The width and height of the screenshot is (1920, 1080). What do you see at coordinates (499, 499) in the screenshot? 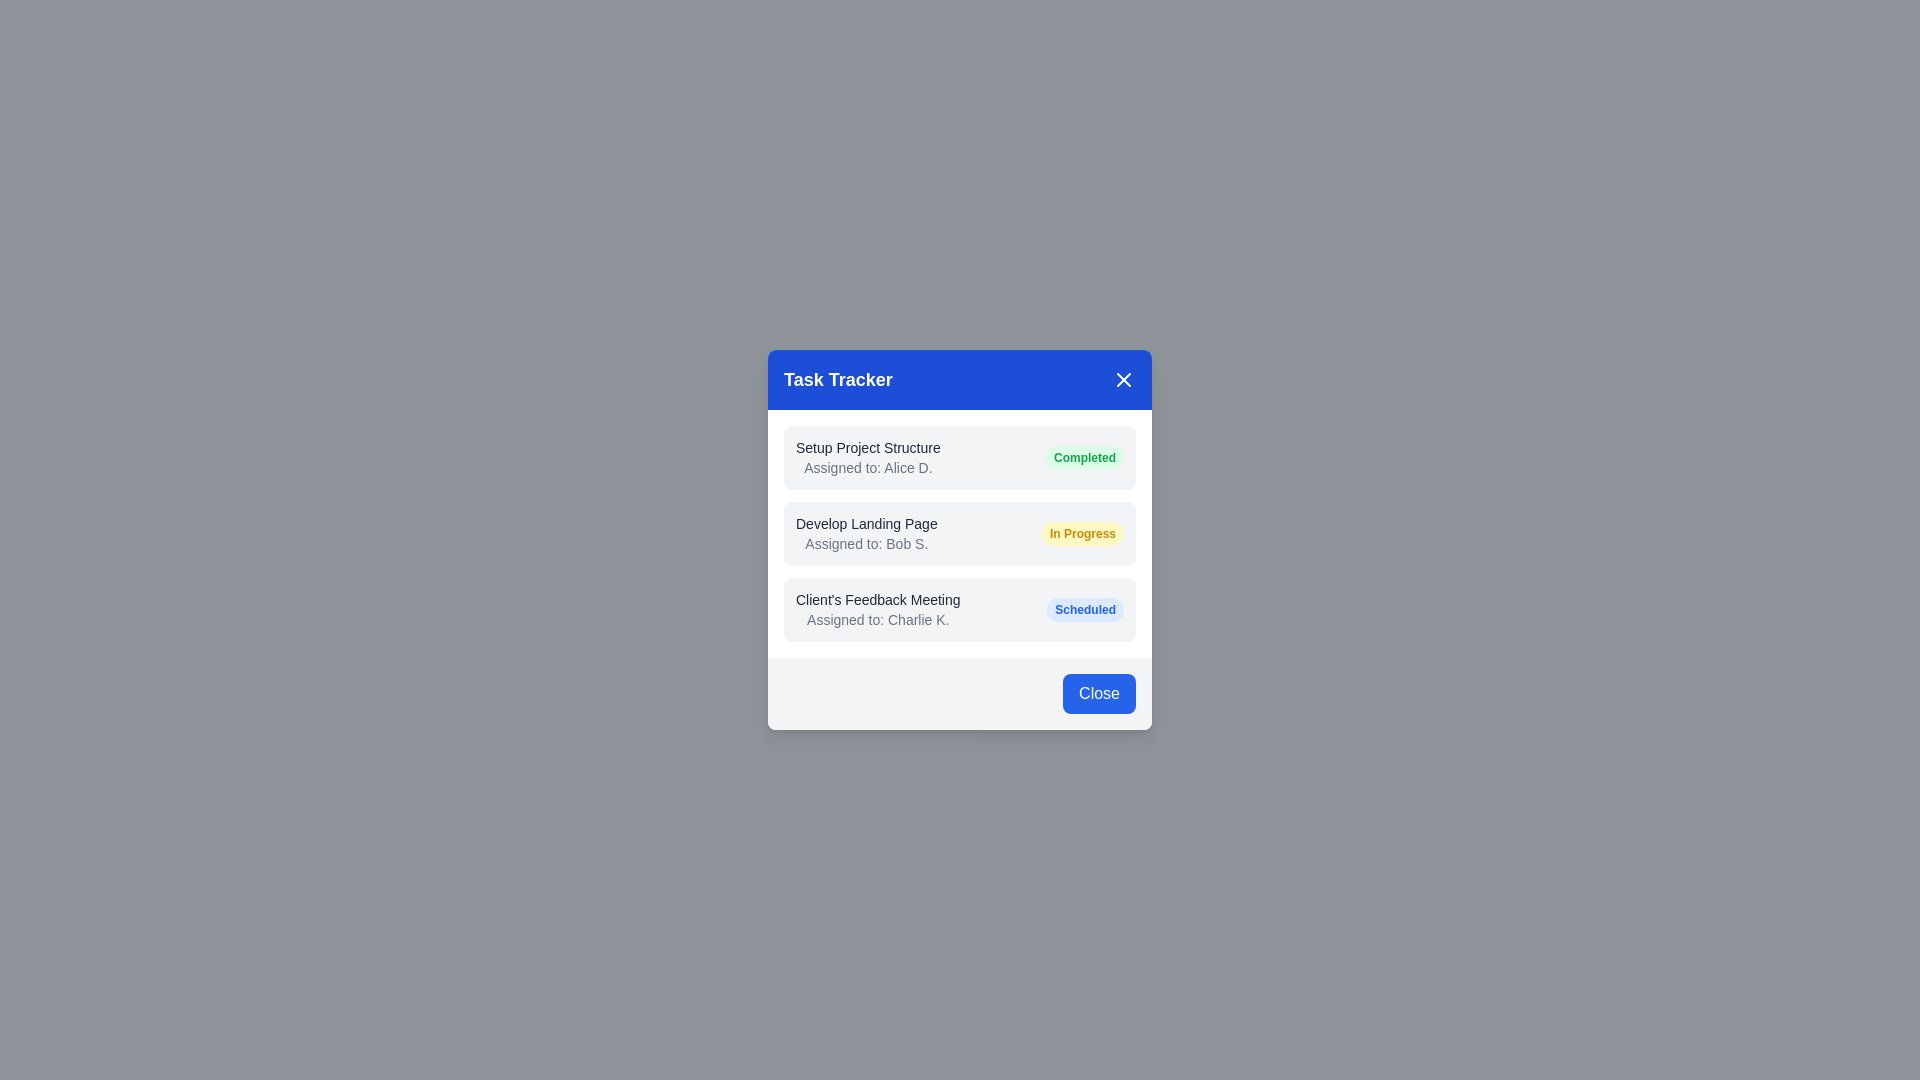
I see `the background outside the dialog to close it` at bounding box center [499, 499].